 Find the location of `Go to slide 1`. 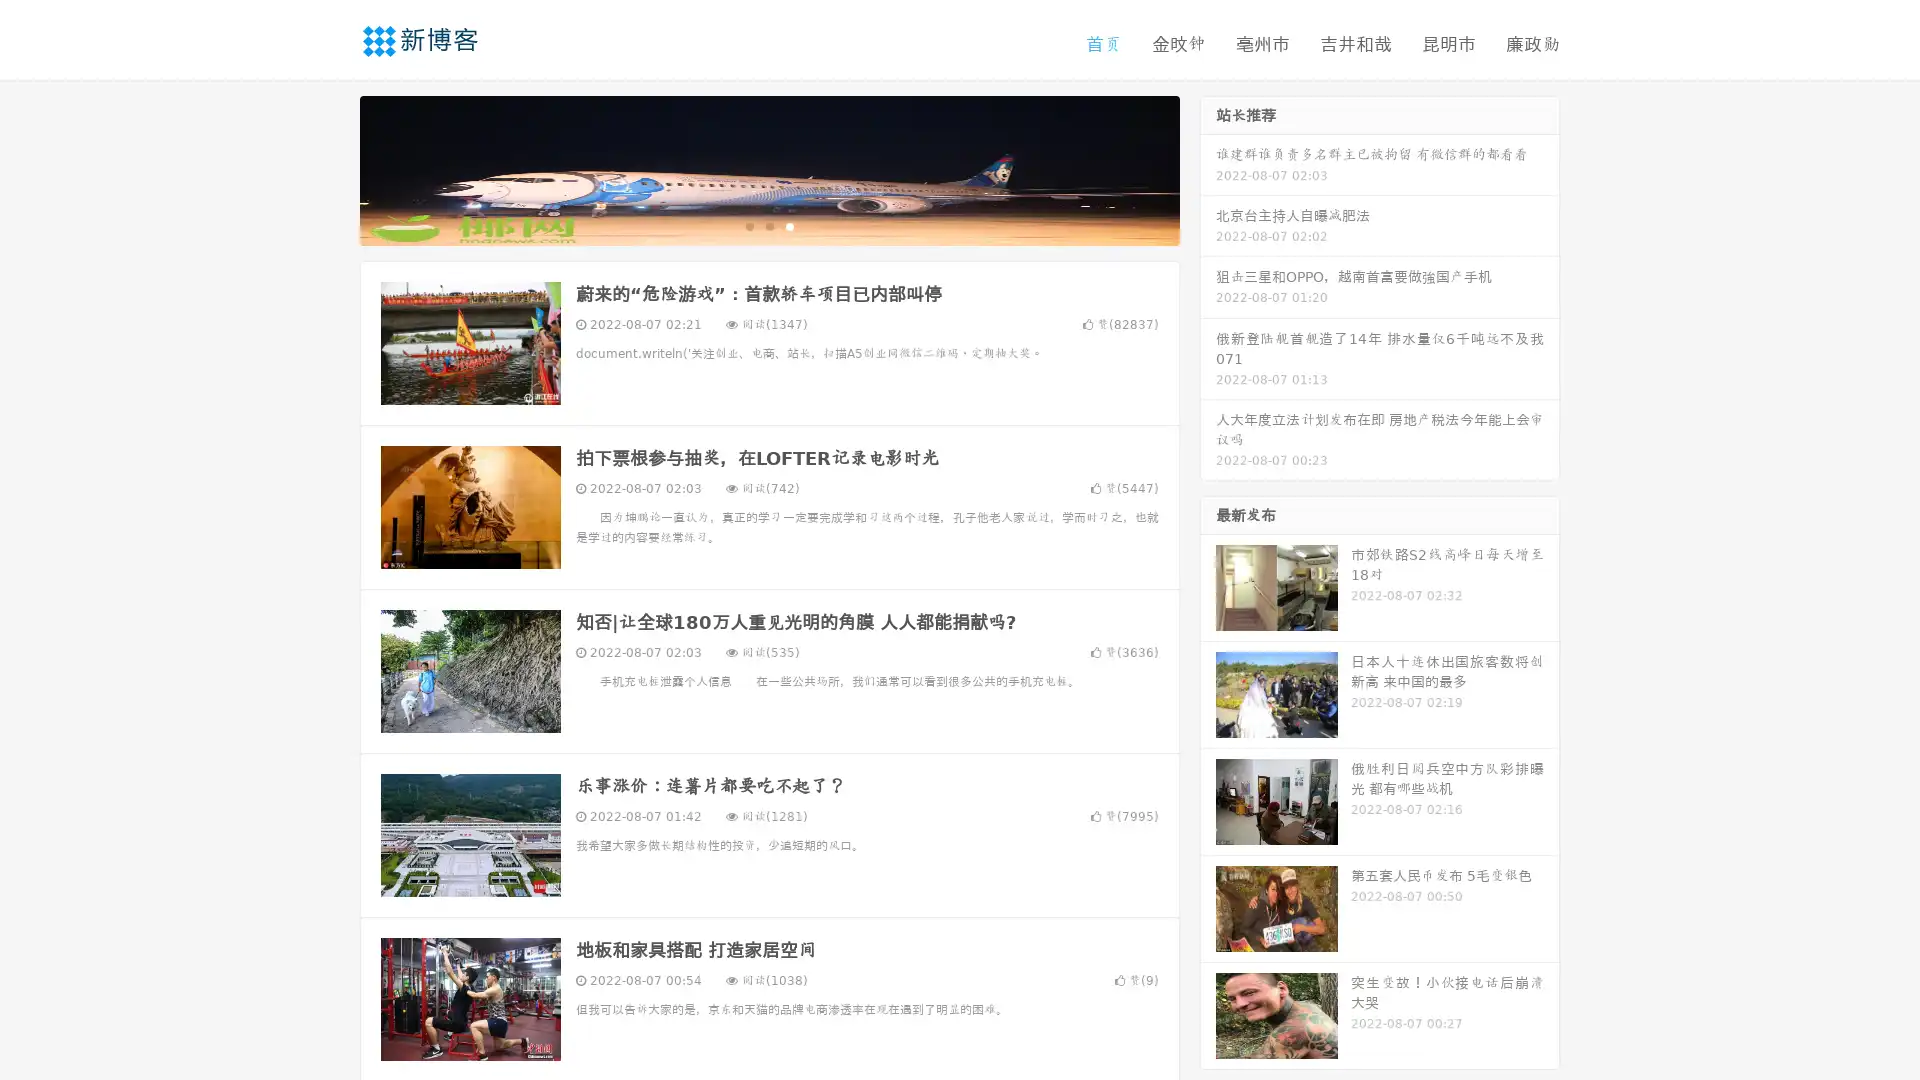

Go to slide 1 is located at coordinates (748, 225).